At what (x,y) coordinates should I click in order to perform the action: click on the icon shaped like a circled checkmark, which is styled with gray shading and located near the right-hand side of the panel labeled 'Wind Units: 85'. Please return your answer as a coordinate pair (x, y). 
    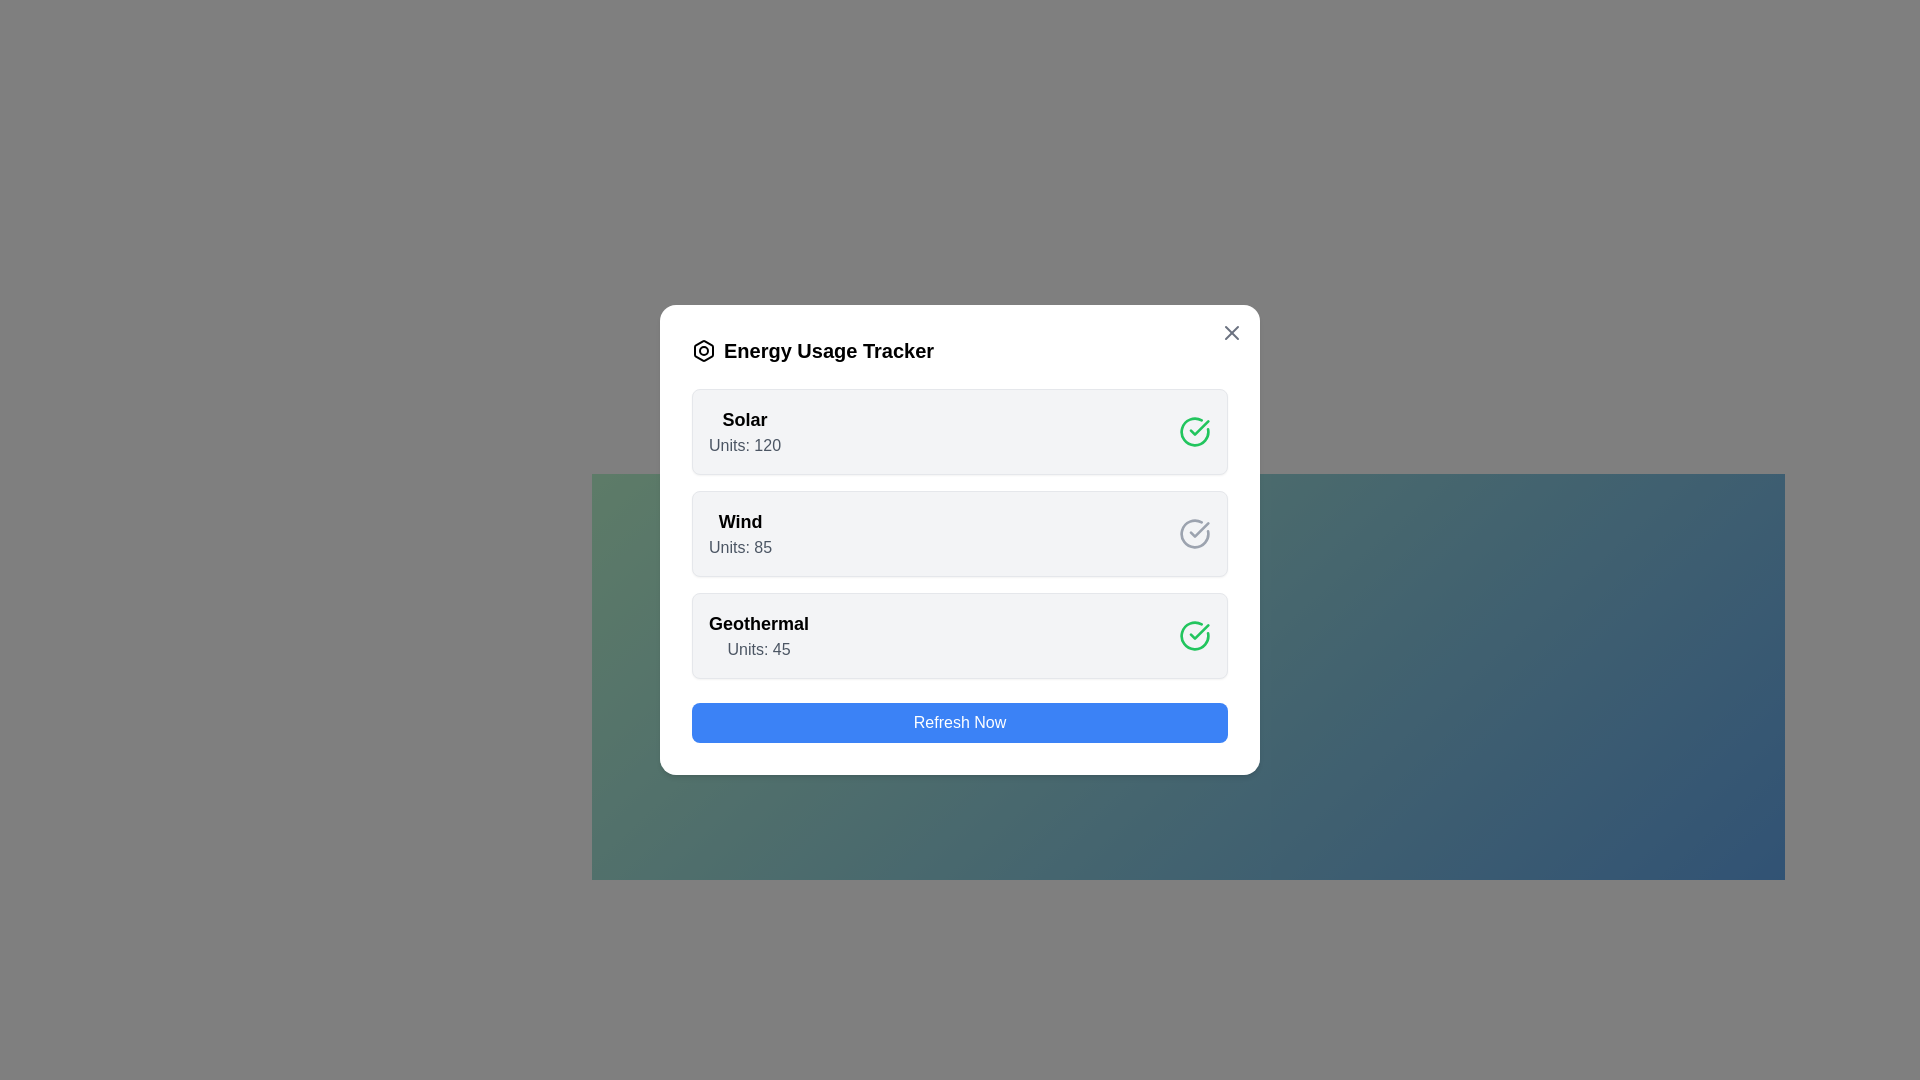
    Looking at the image, I should click on (1195, 532).